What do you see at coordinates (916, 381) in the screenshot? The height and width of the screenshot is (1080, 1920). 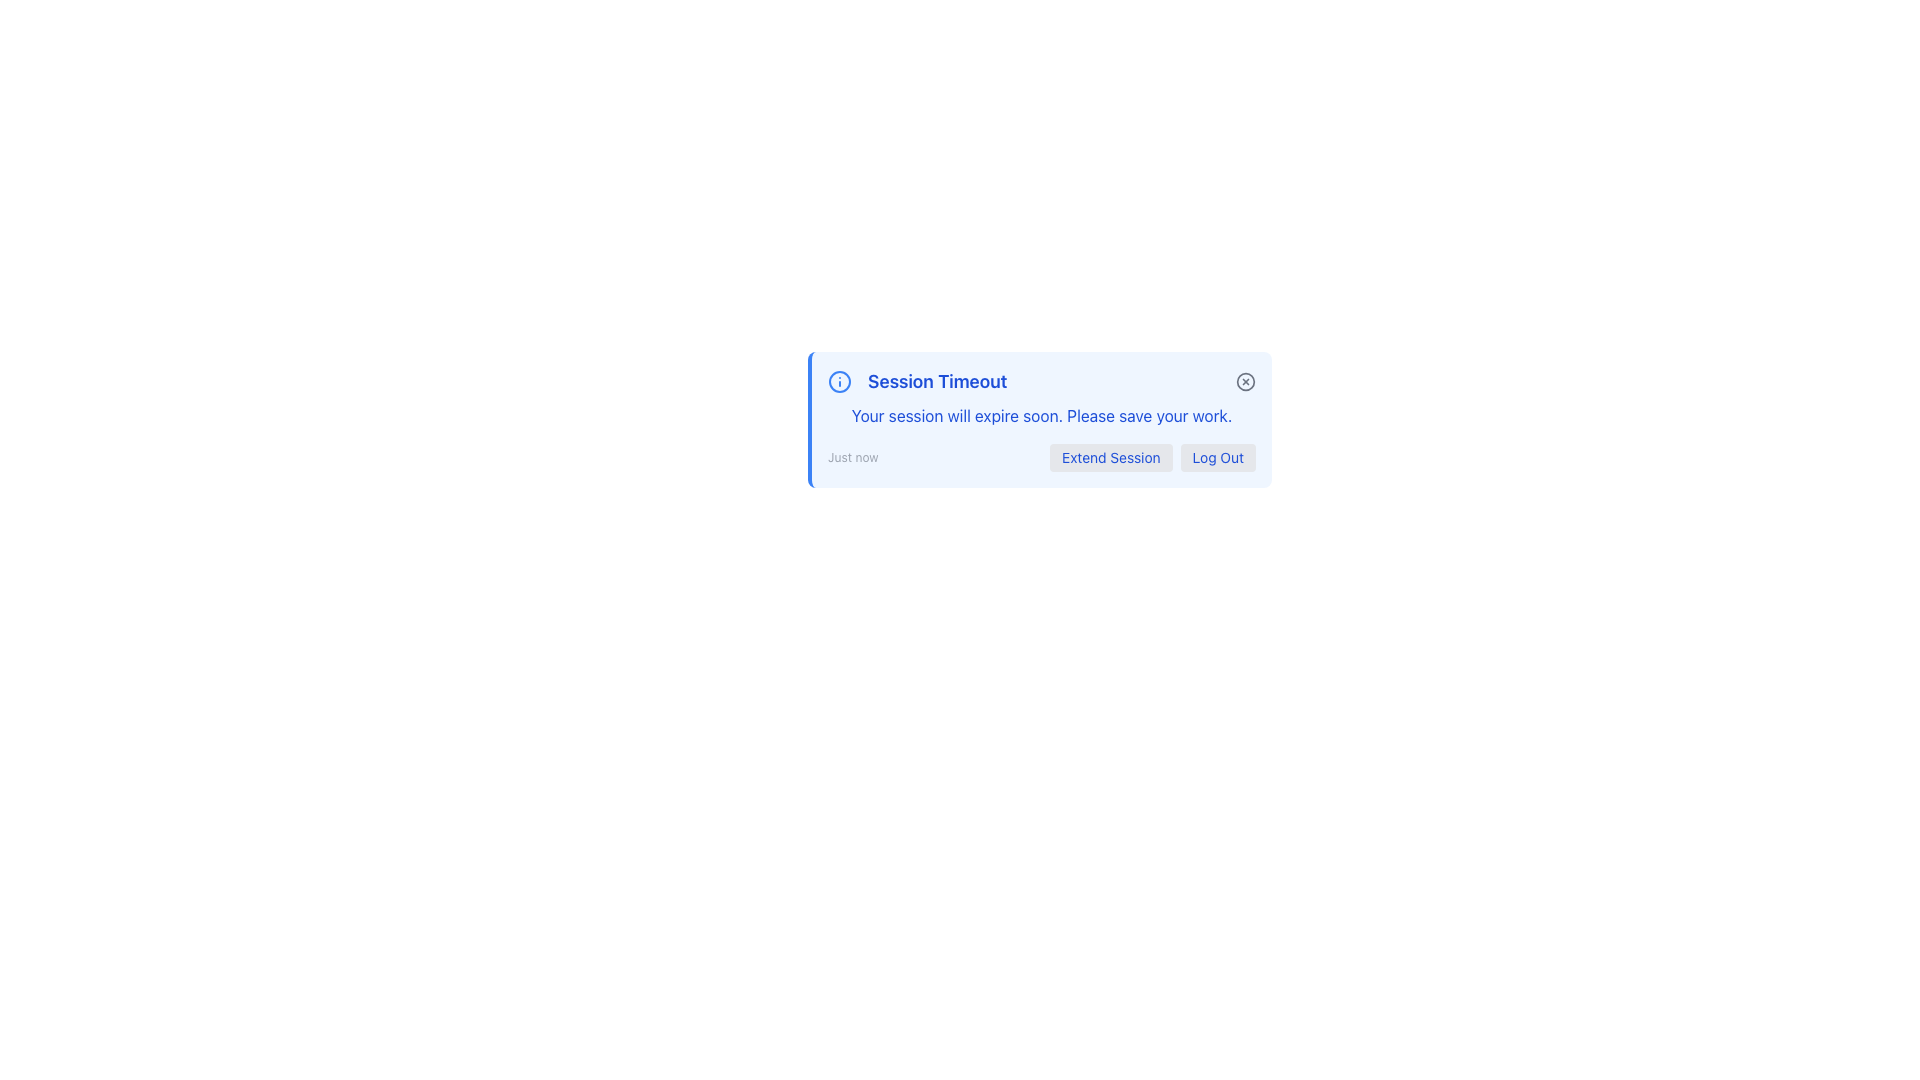 I see `the session timeout warning label, which consists of an icon and accompanying text, located at the top-left of the notification bar` at bounding box center [916, 381].